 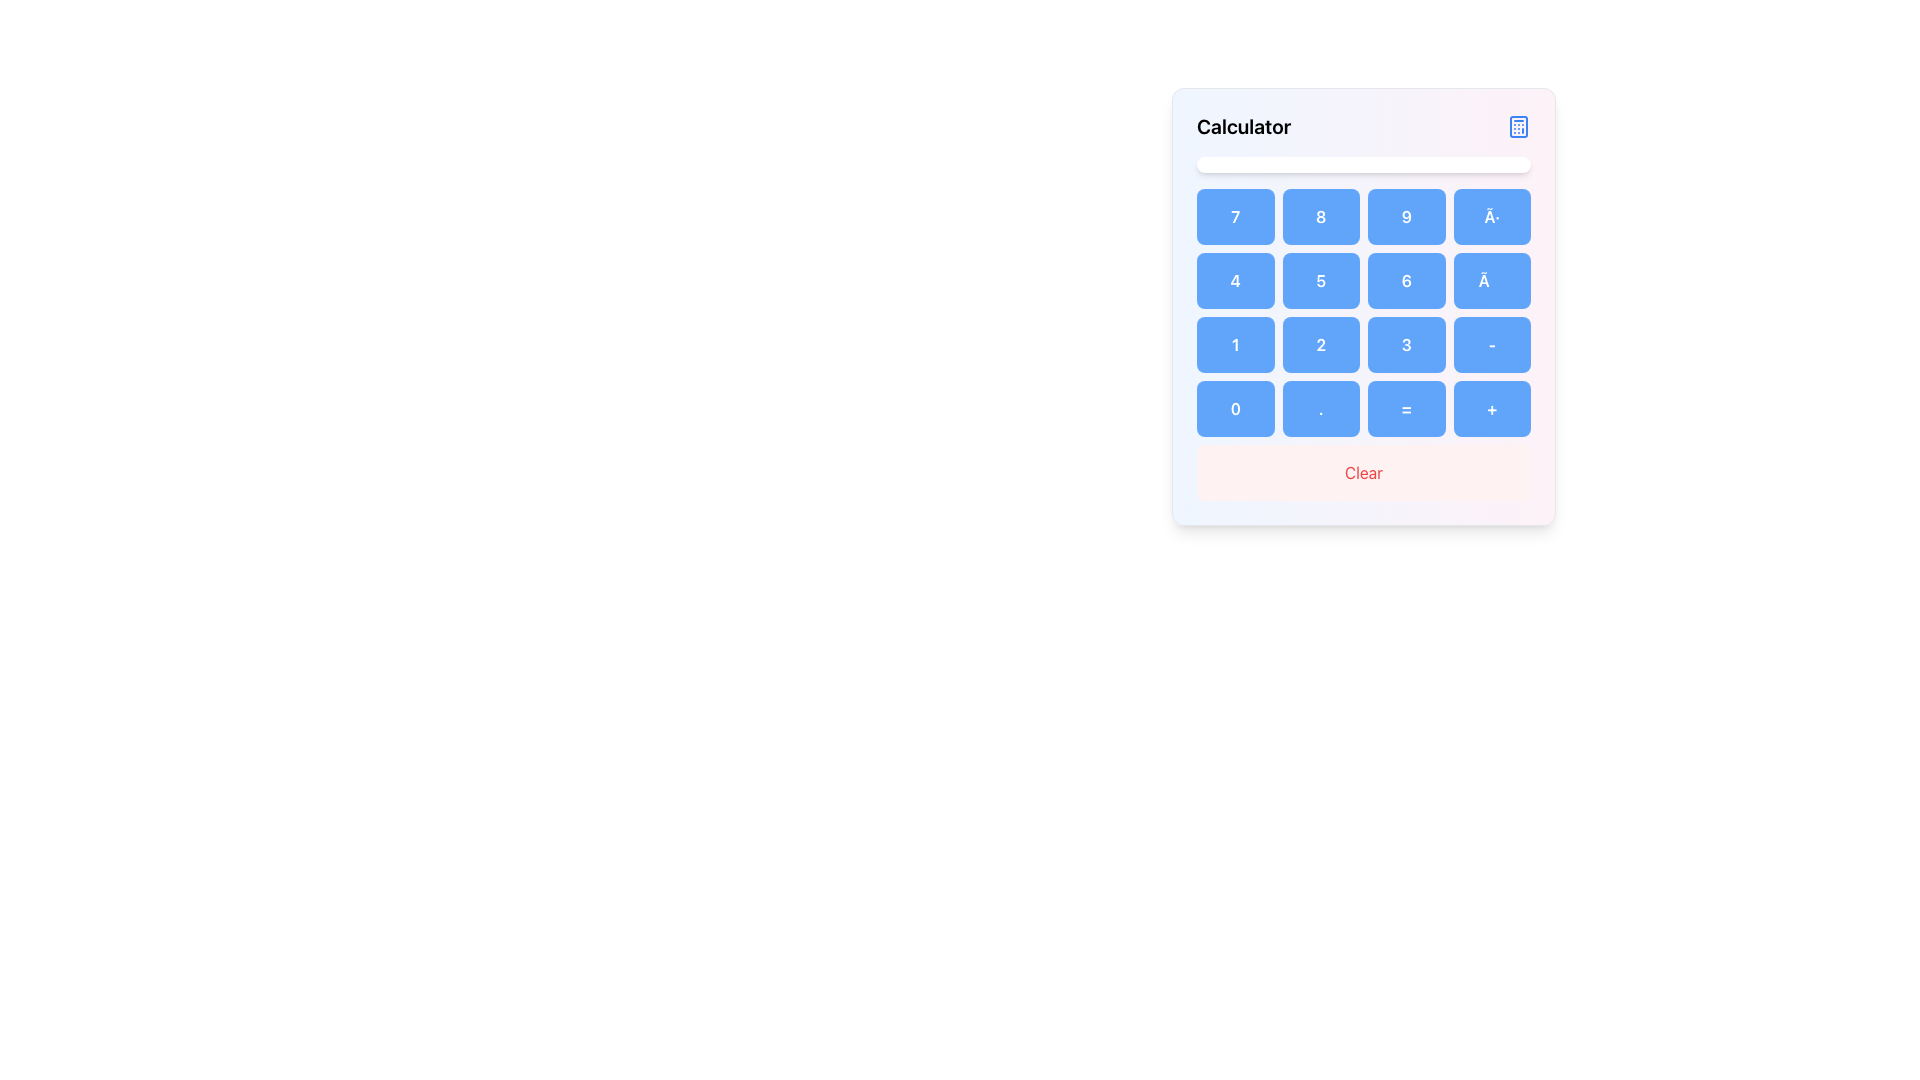 What do you see at coordinates (1234, 281) in the screenshot?
I see `the blue square button displaying the number '4' in white, bold text, located in the second row and first column of the numeric keypad` at bounding box center [1234, 281].